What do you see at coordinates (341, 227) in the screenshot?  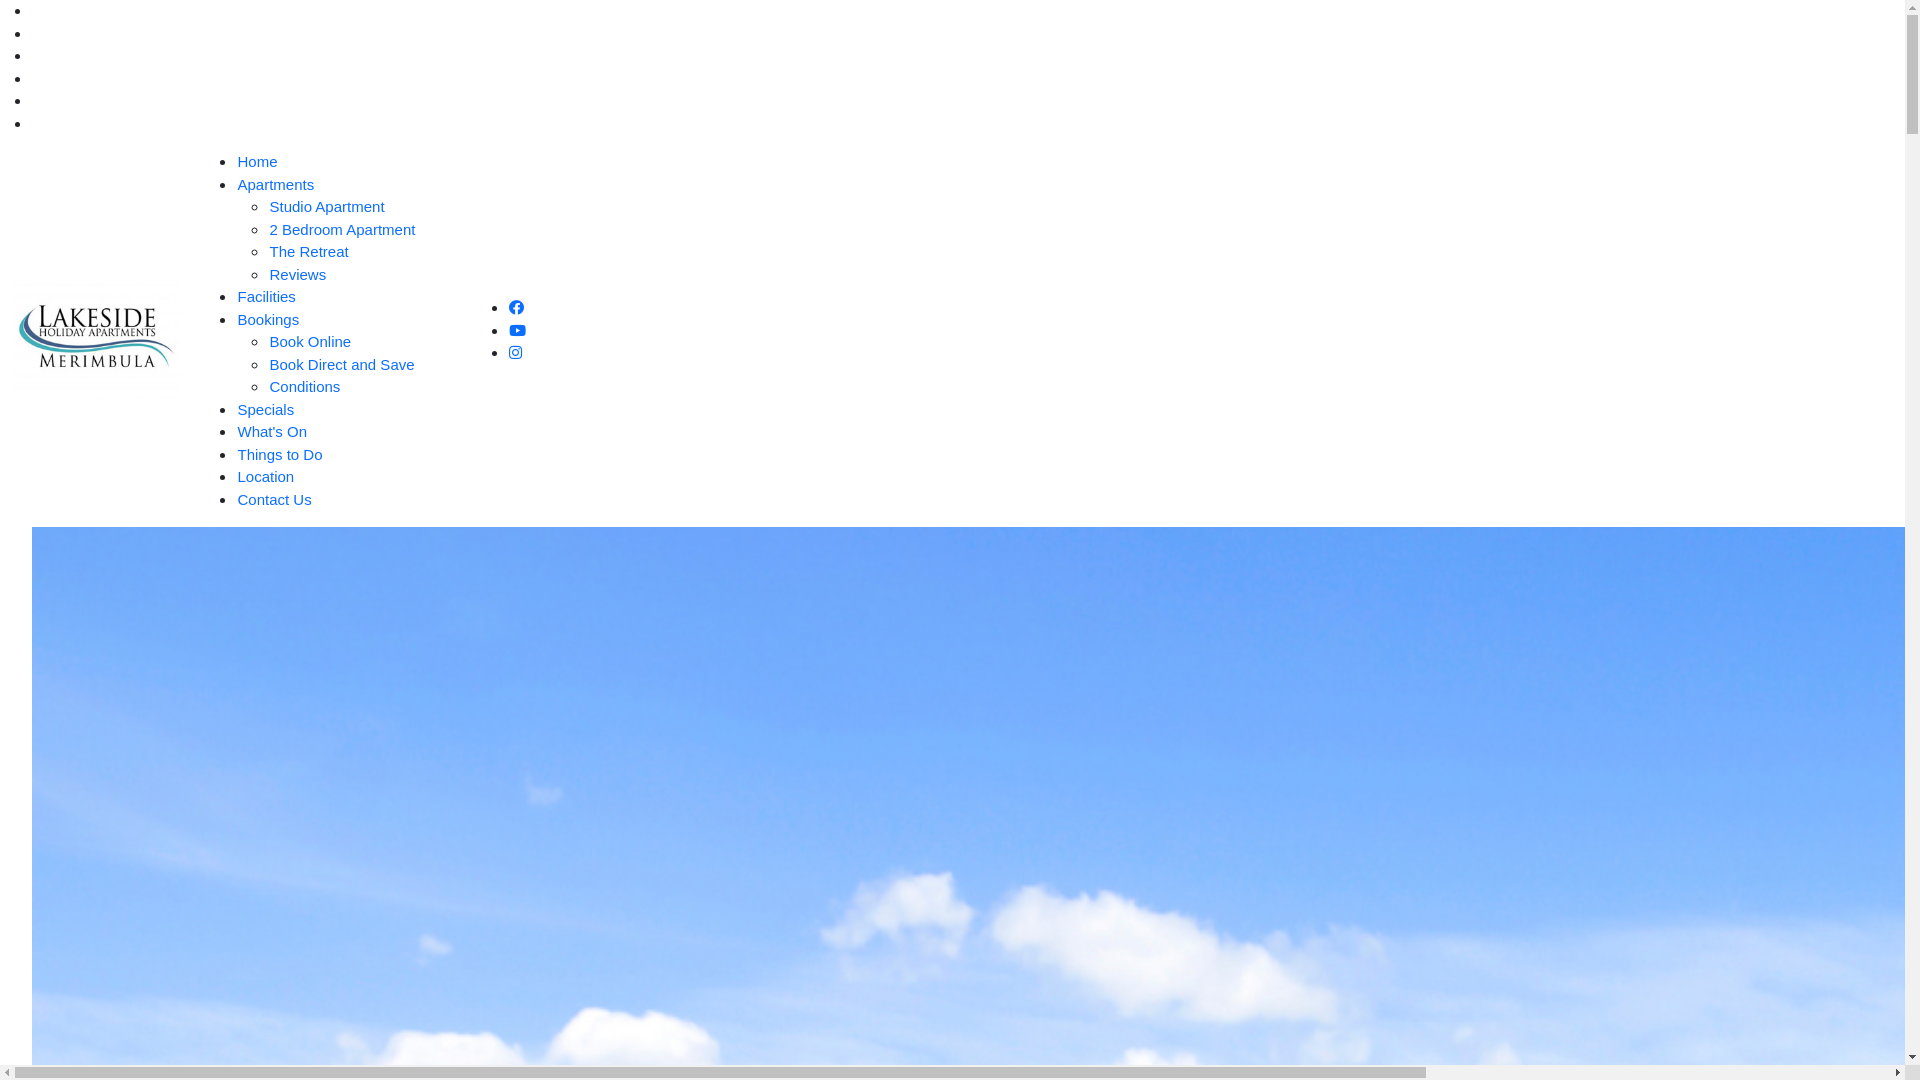 I see `'2 Bedroom Apartment'` at bounding box center [341, 227].